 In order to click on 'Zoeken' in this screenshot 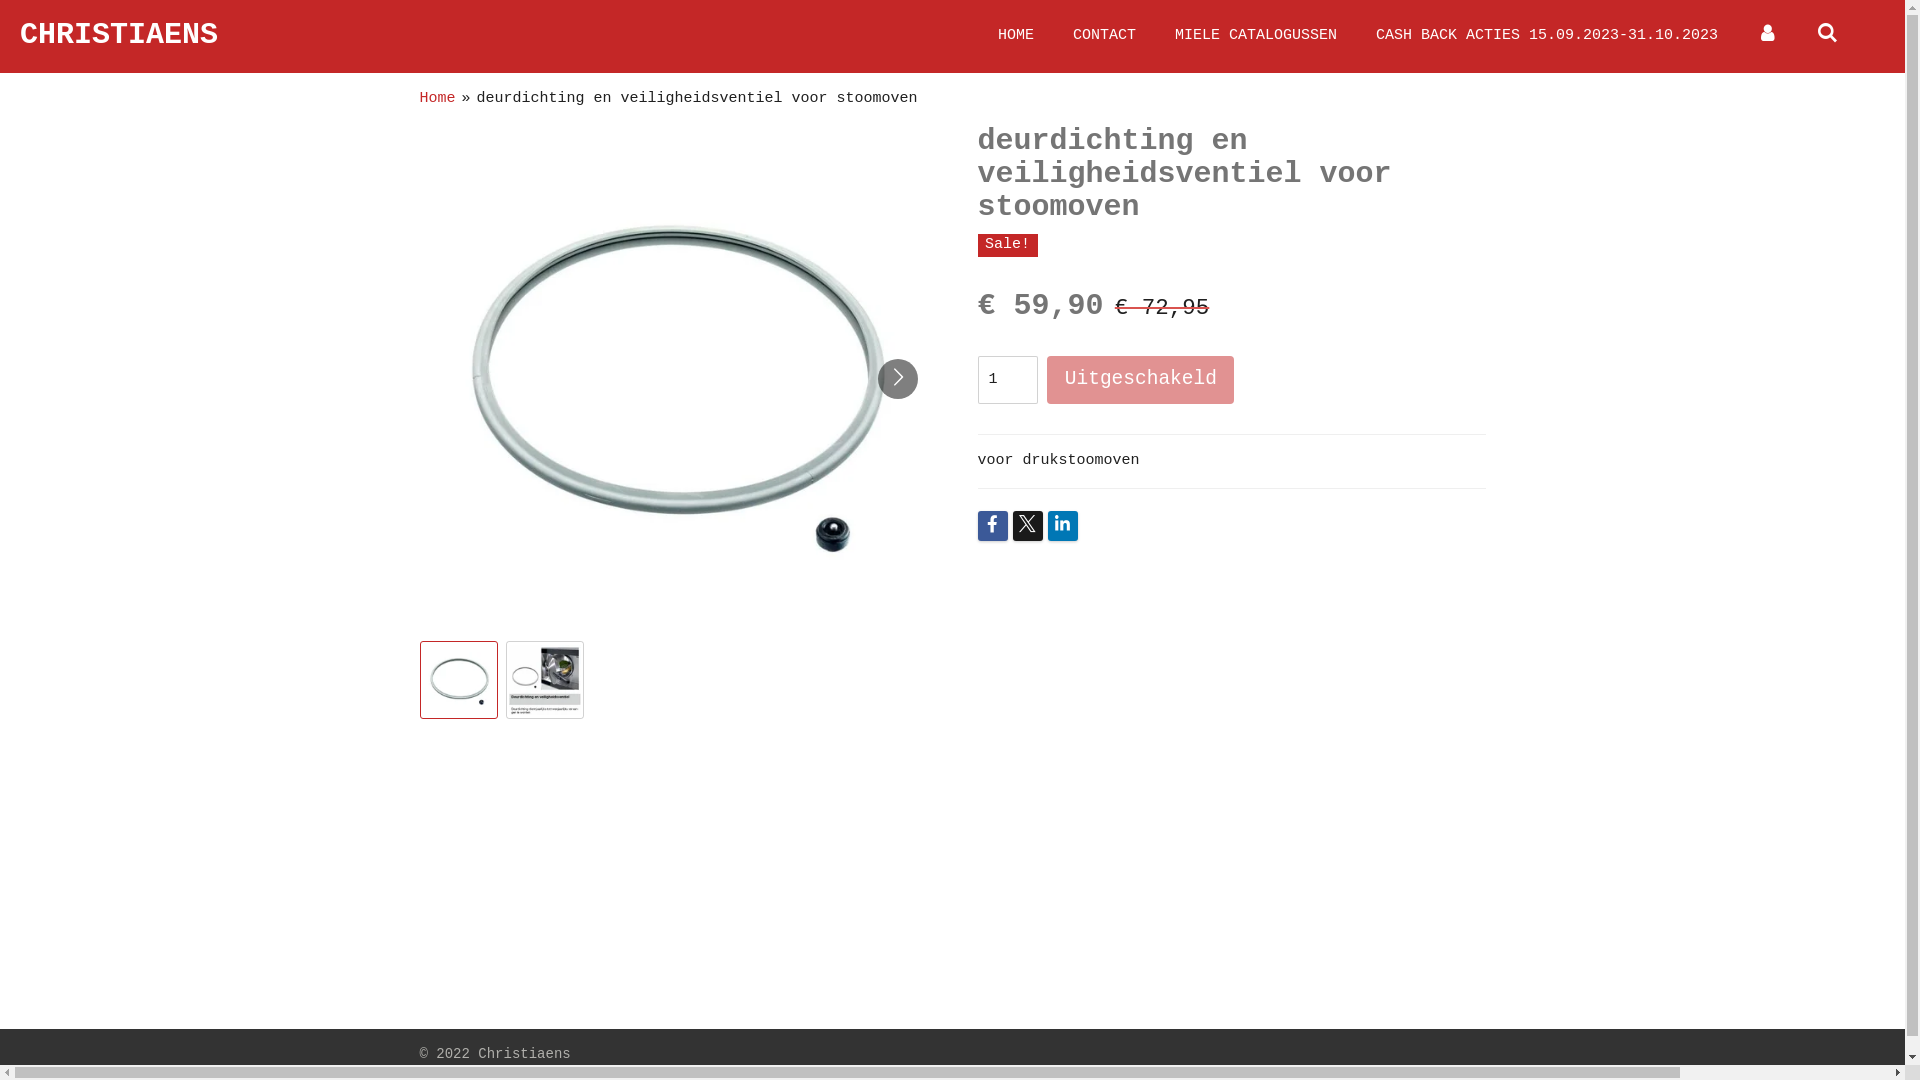, I will do `click(1827, 36)`.